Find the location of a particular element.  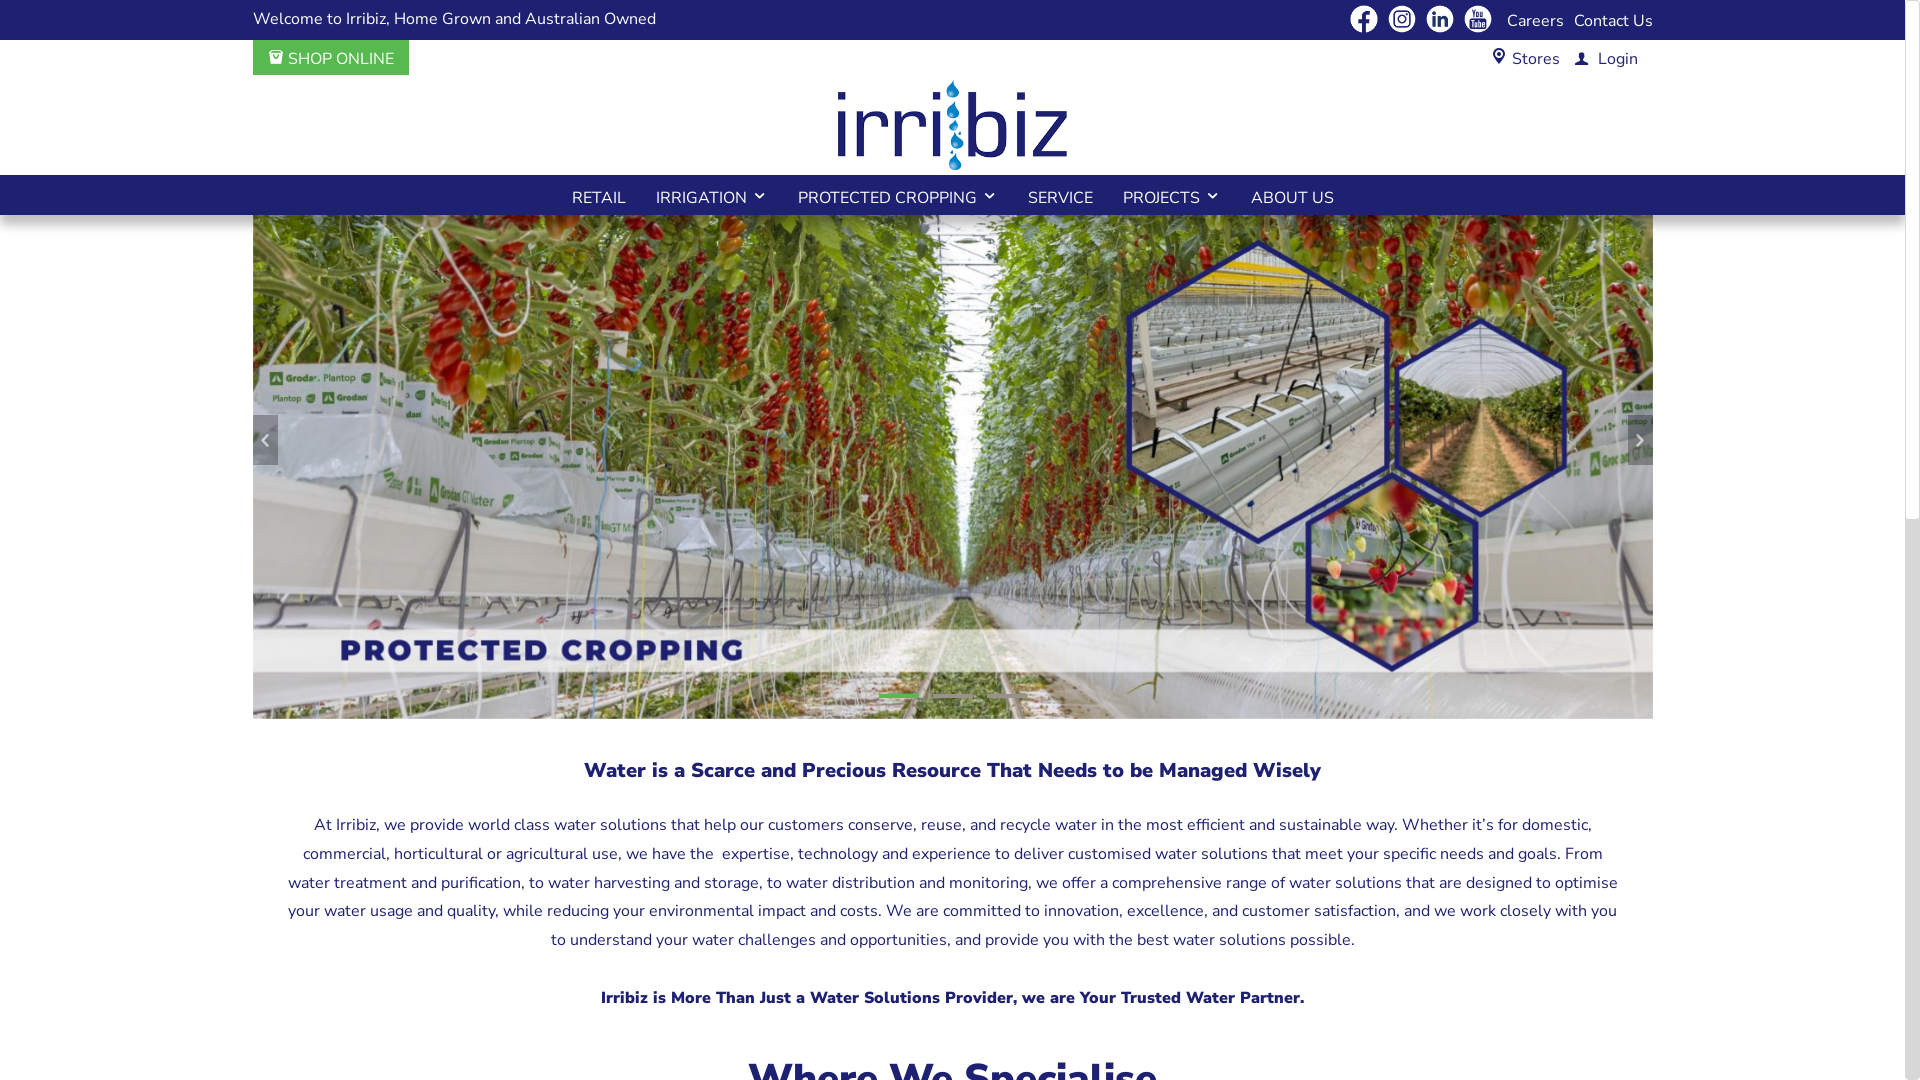

'Login' is located at coordinates (1559, 57).